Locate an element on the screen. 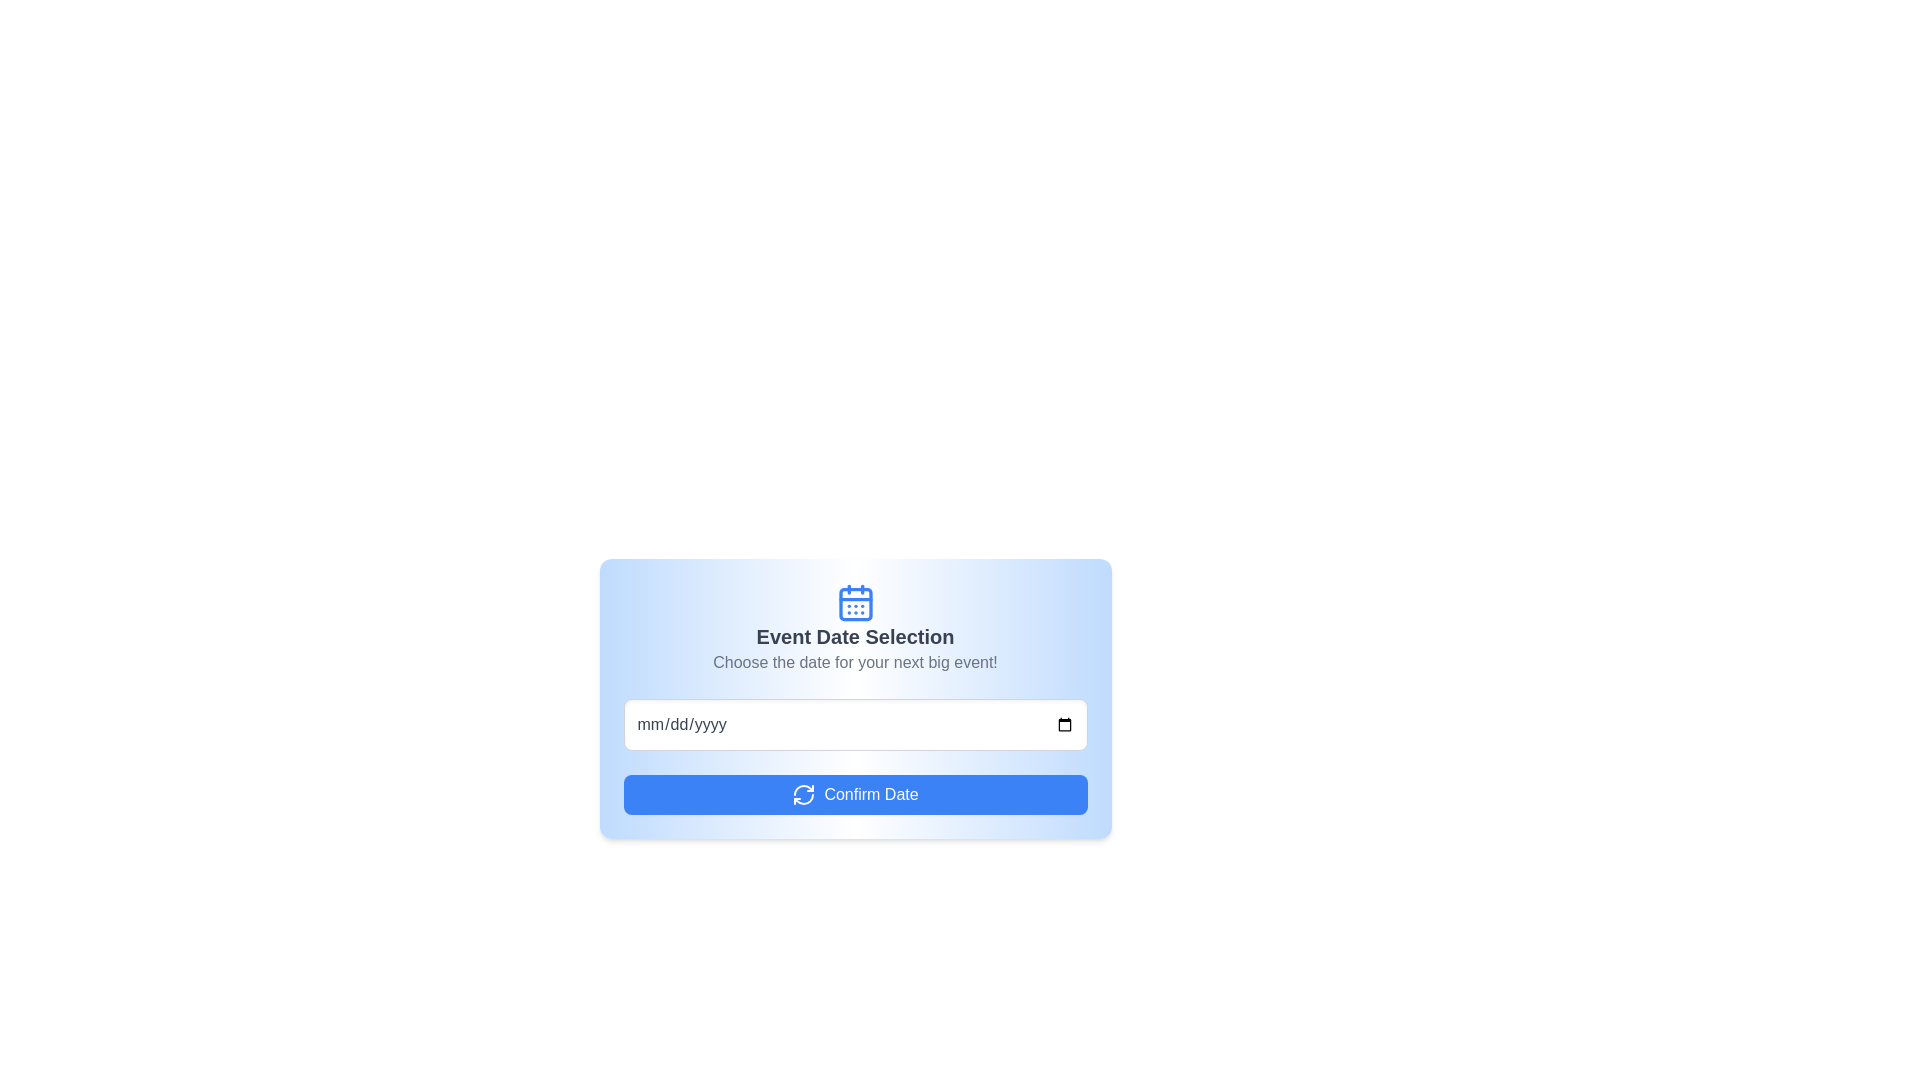 The width and height of the screenshot is (1920, 1080). the confirm date button located at the center of the card UI component, positioned below the date input field, to observe hover effects is located at coordinates (855, 793).